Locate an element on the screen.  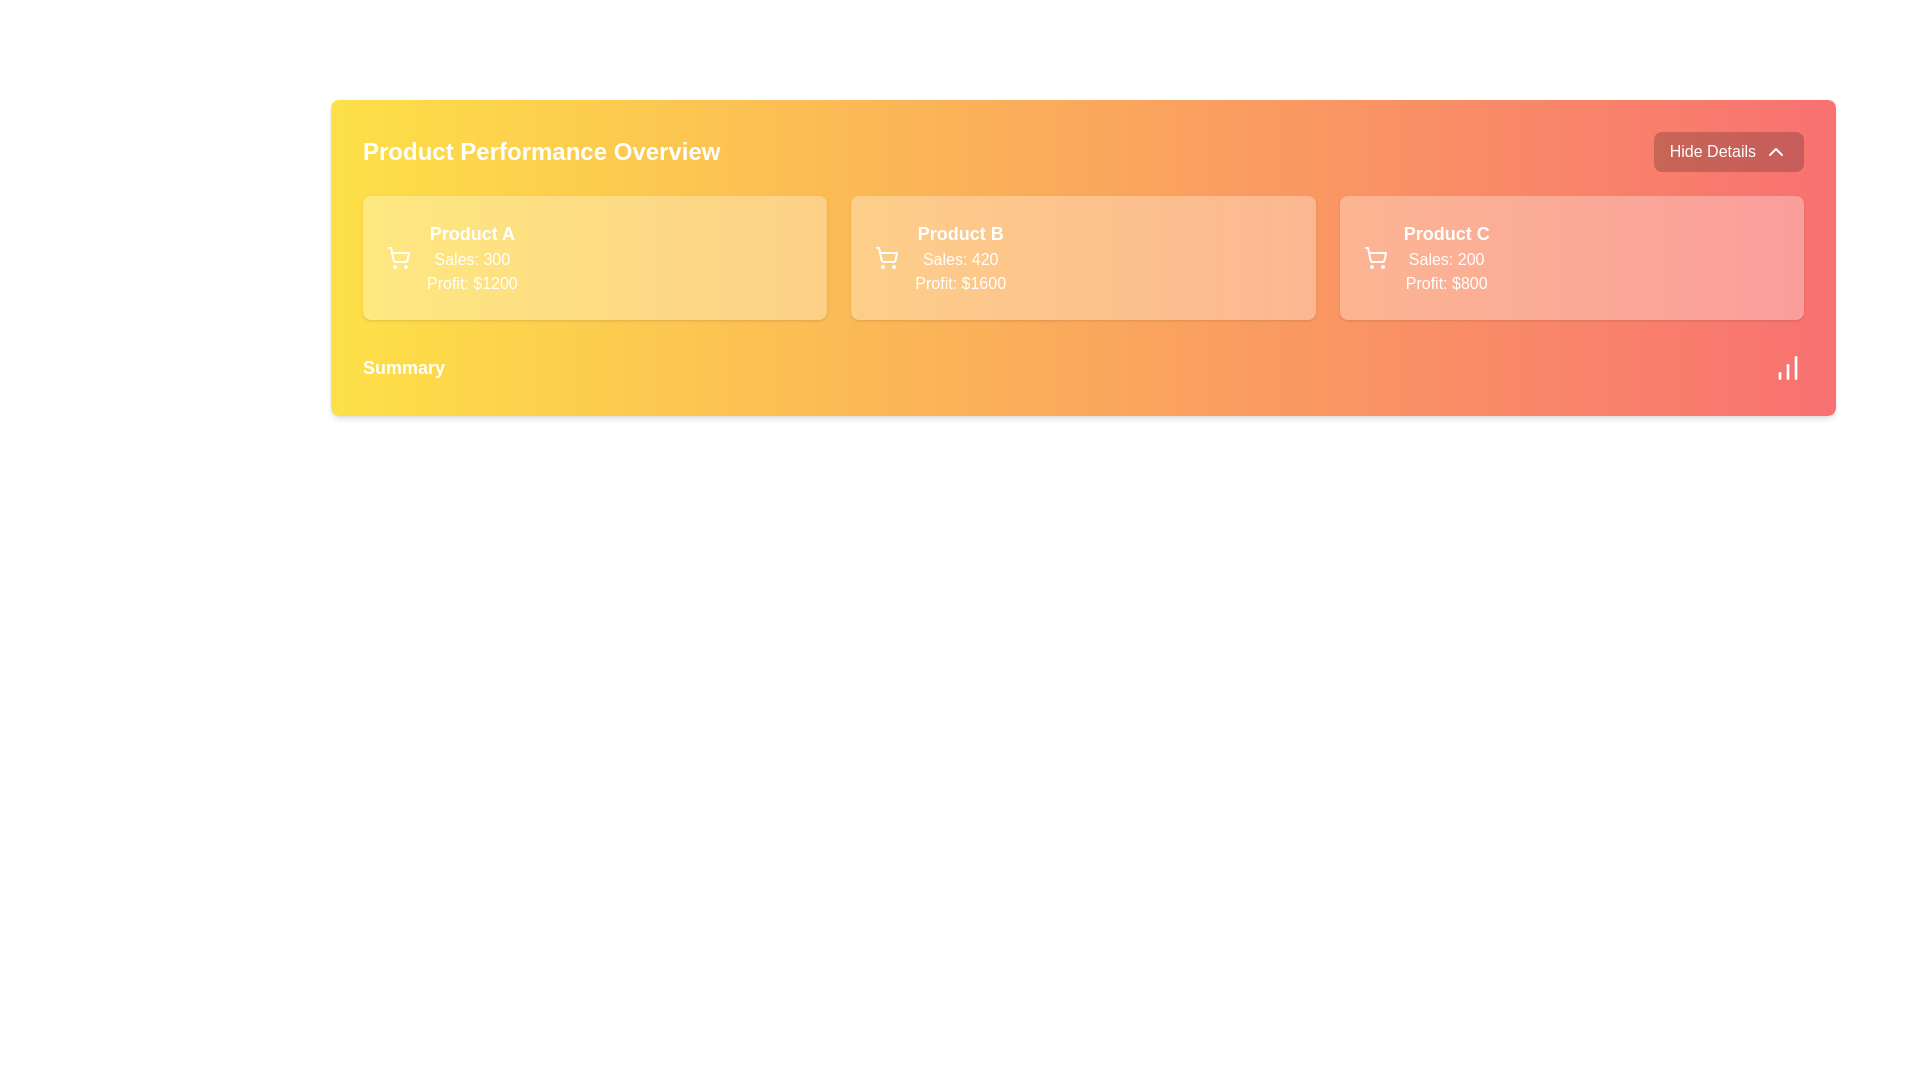
the Text label displaying the profit value for 'Product C' located beneath 'Sales: 200' in the product performance panel is located at coordinates (1446, 284).